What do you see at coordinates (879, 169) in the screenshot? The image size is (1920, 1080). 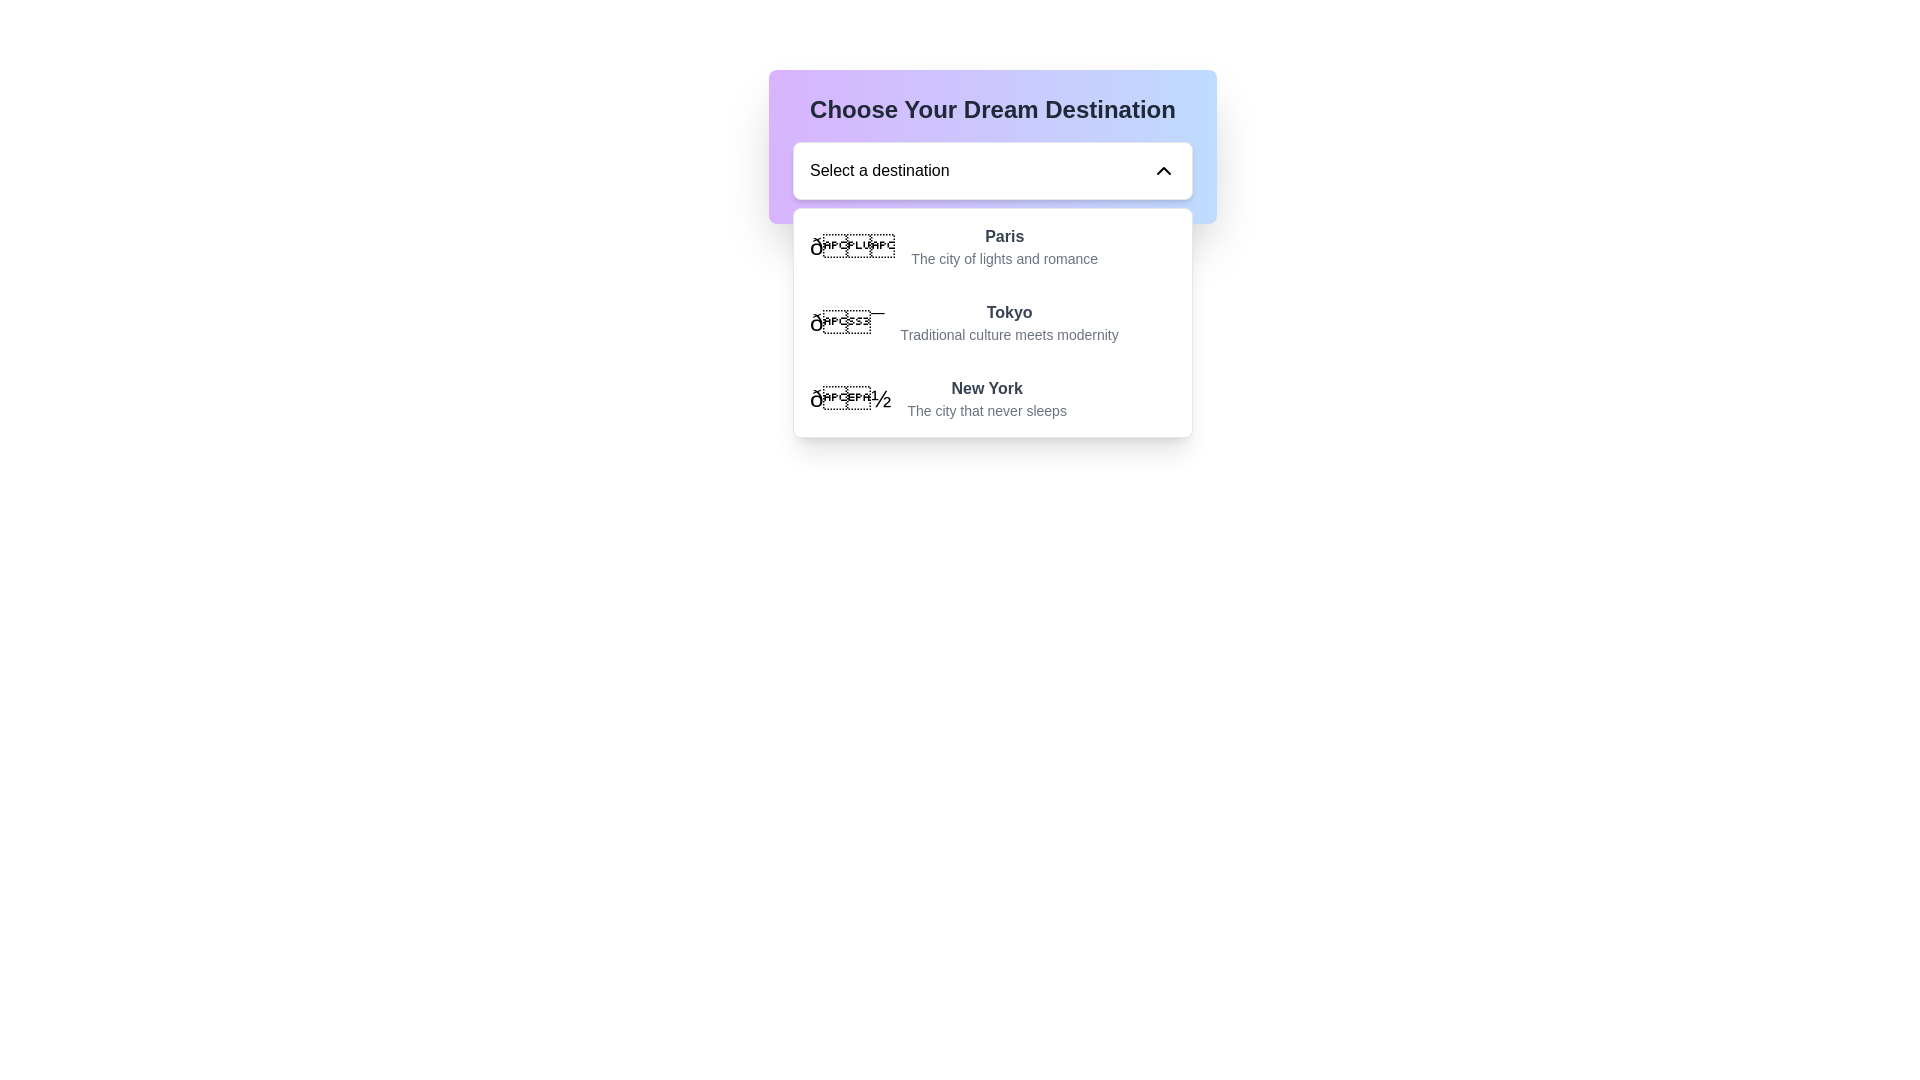 I see `text label displaying 'Select a destination' located within a white rounded rectangle, positioned under the heading 'Choose Your Dream Destination'` at bounding box center [879, 169].